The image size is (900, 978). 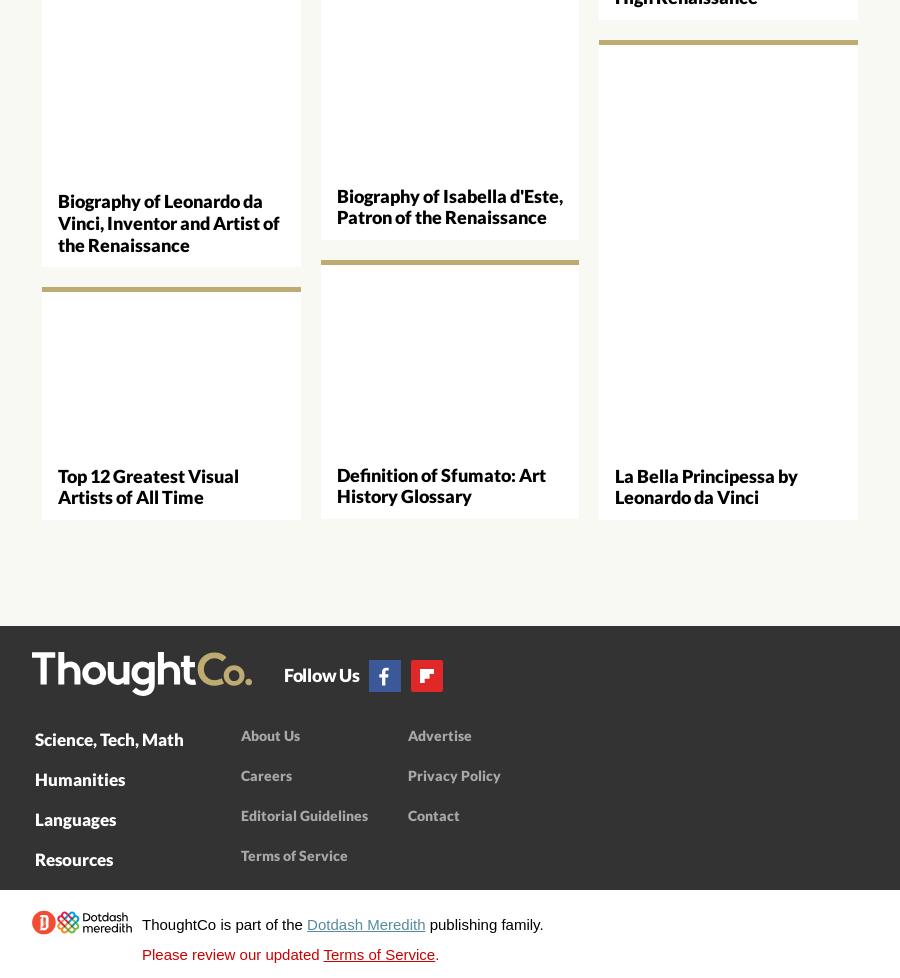 What do you see at coordinates (440, 734) in the screenshot?
I see `'Advertise'` at bounding box center [440, 734].